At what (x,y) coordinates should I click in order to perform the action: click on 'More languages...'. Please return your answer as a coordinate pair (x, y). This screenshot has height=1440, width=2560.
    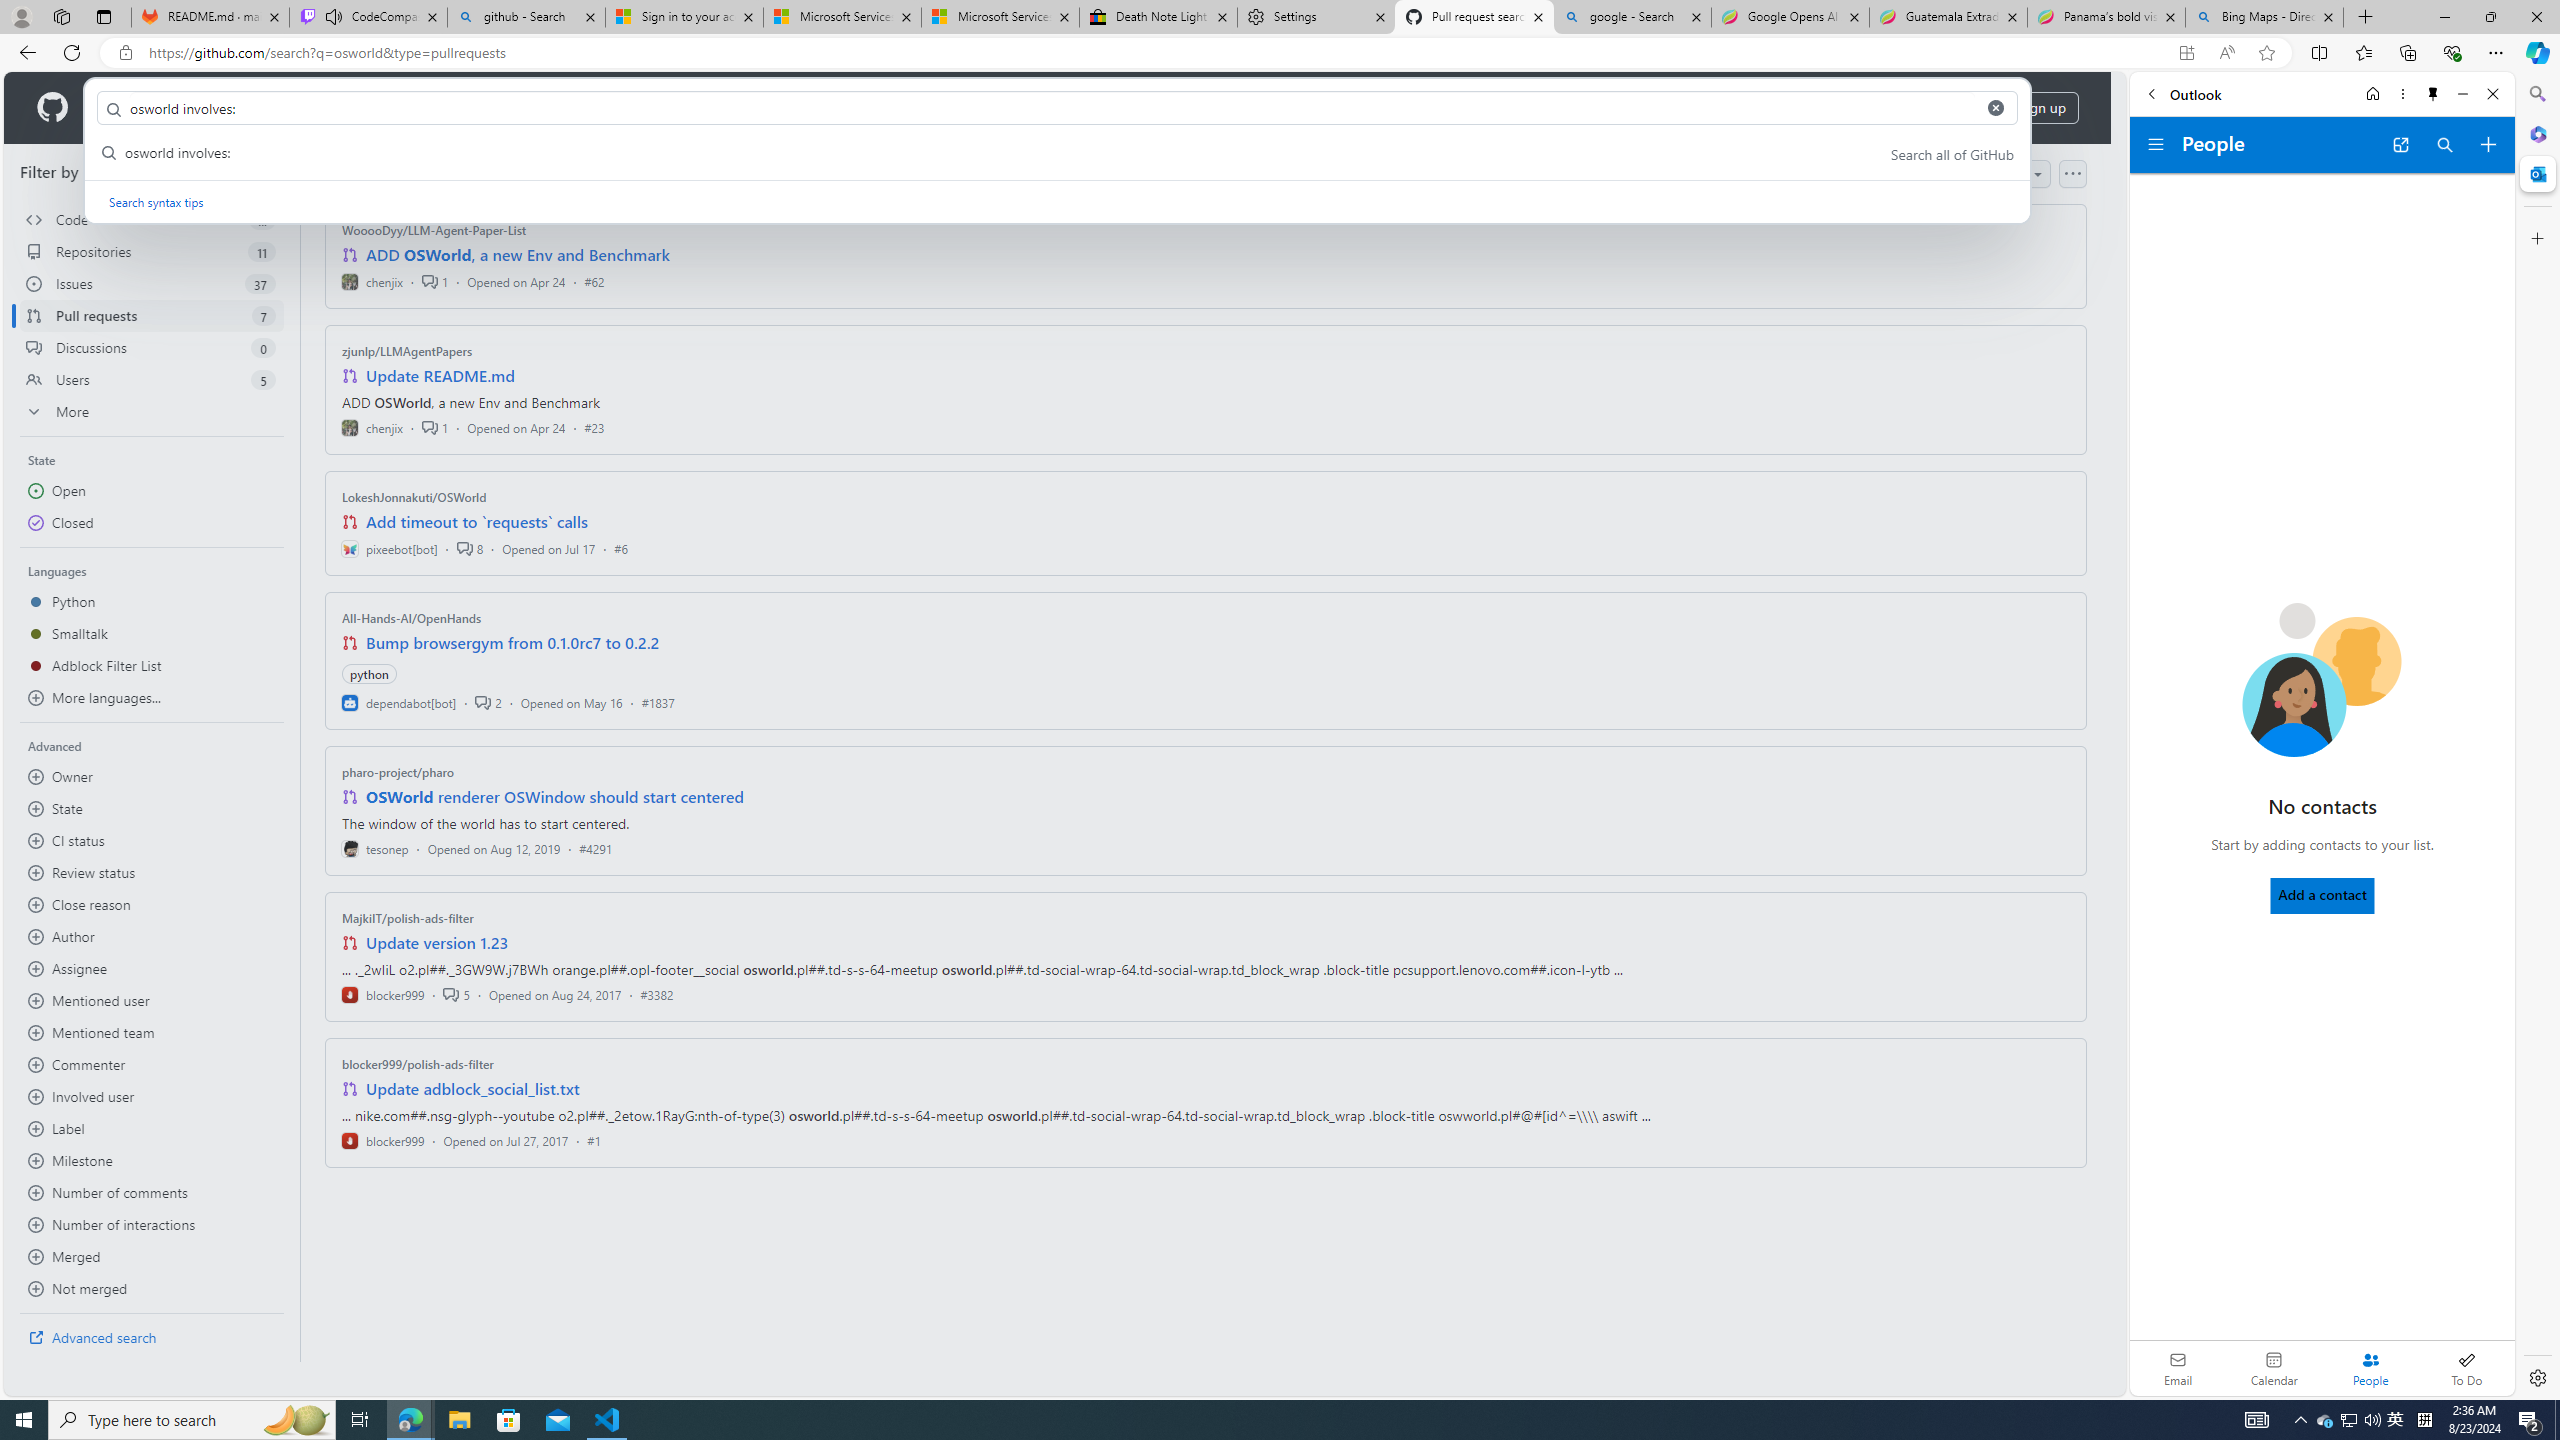
    Looking at the image, I should click on (151, 697).